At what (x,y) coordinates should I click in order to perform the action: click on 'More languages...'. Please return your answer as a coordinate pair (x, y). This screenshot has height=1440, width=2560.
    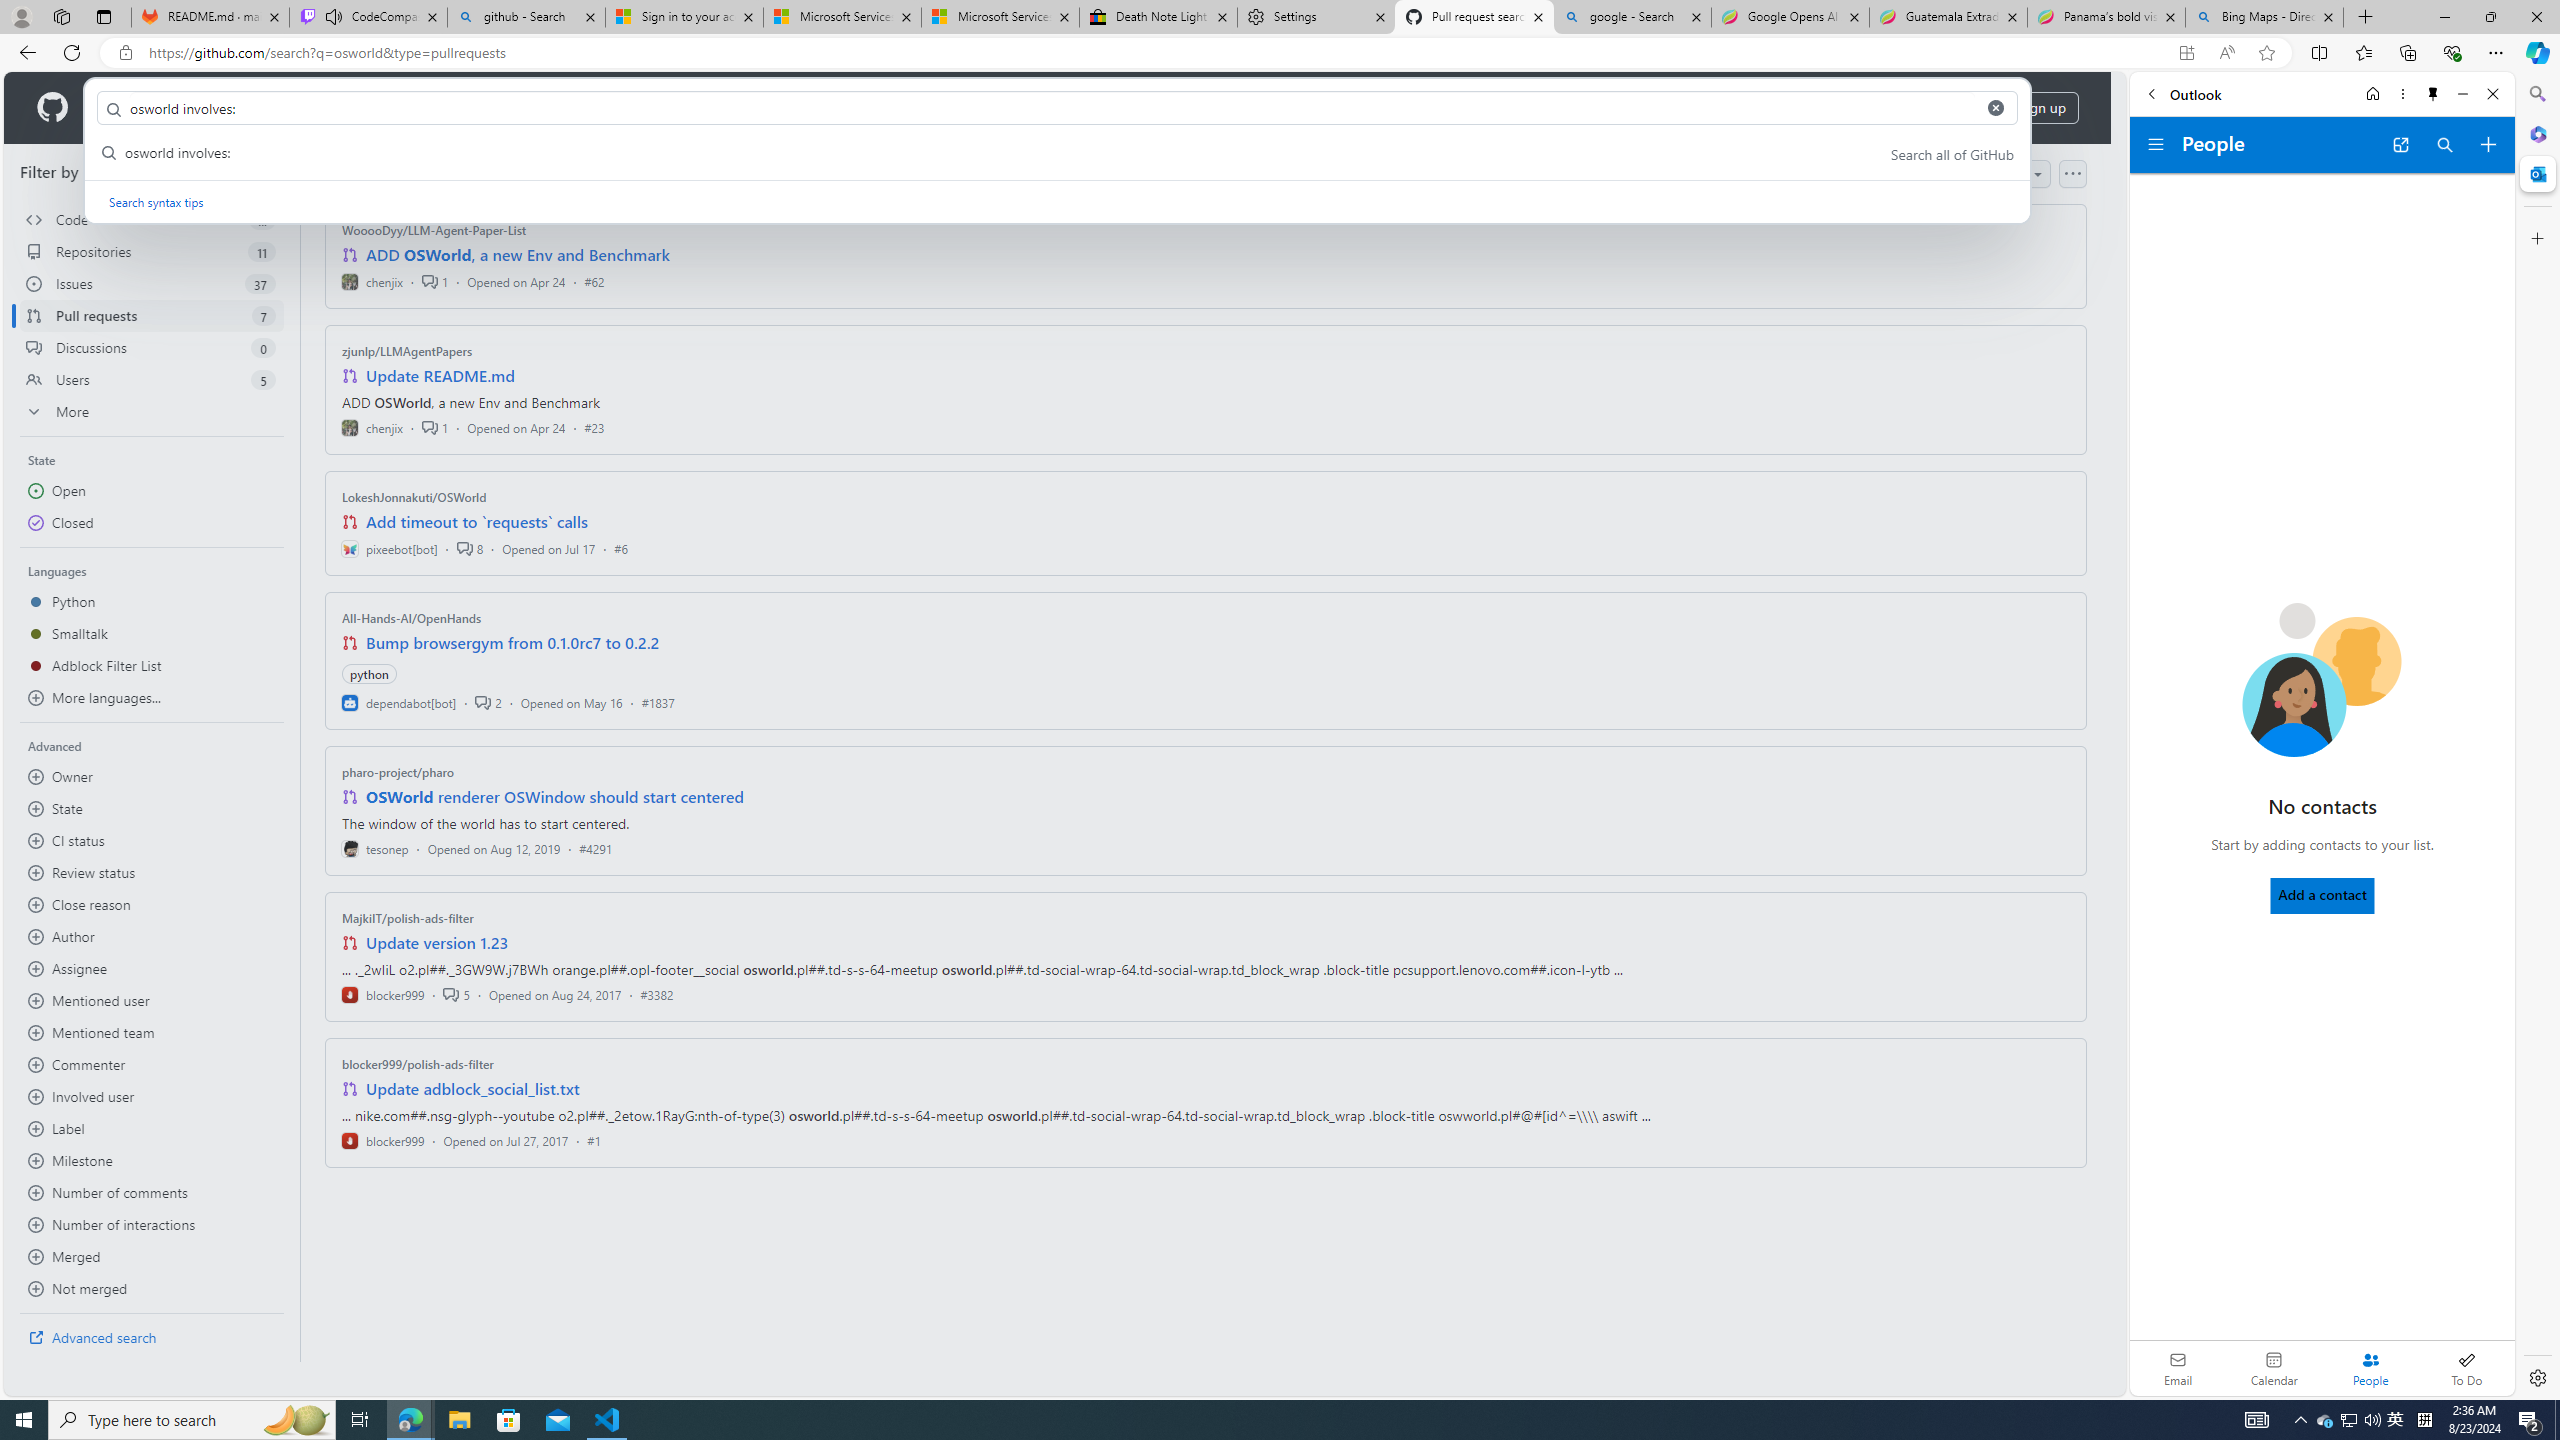
    Looking at the image, I should click on (151, 697).